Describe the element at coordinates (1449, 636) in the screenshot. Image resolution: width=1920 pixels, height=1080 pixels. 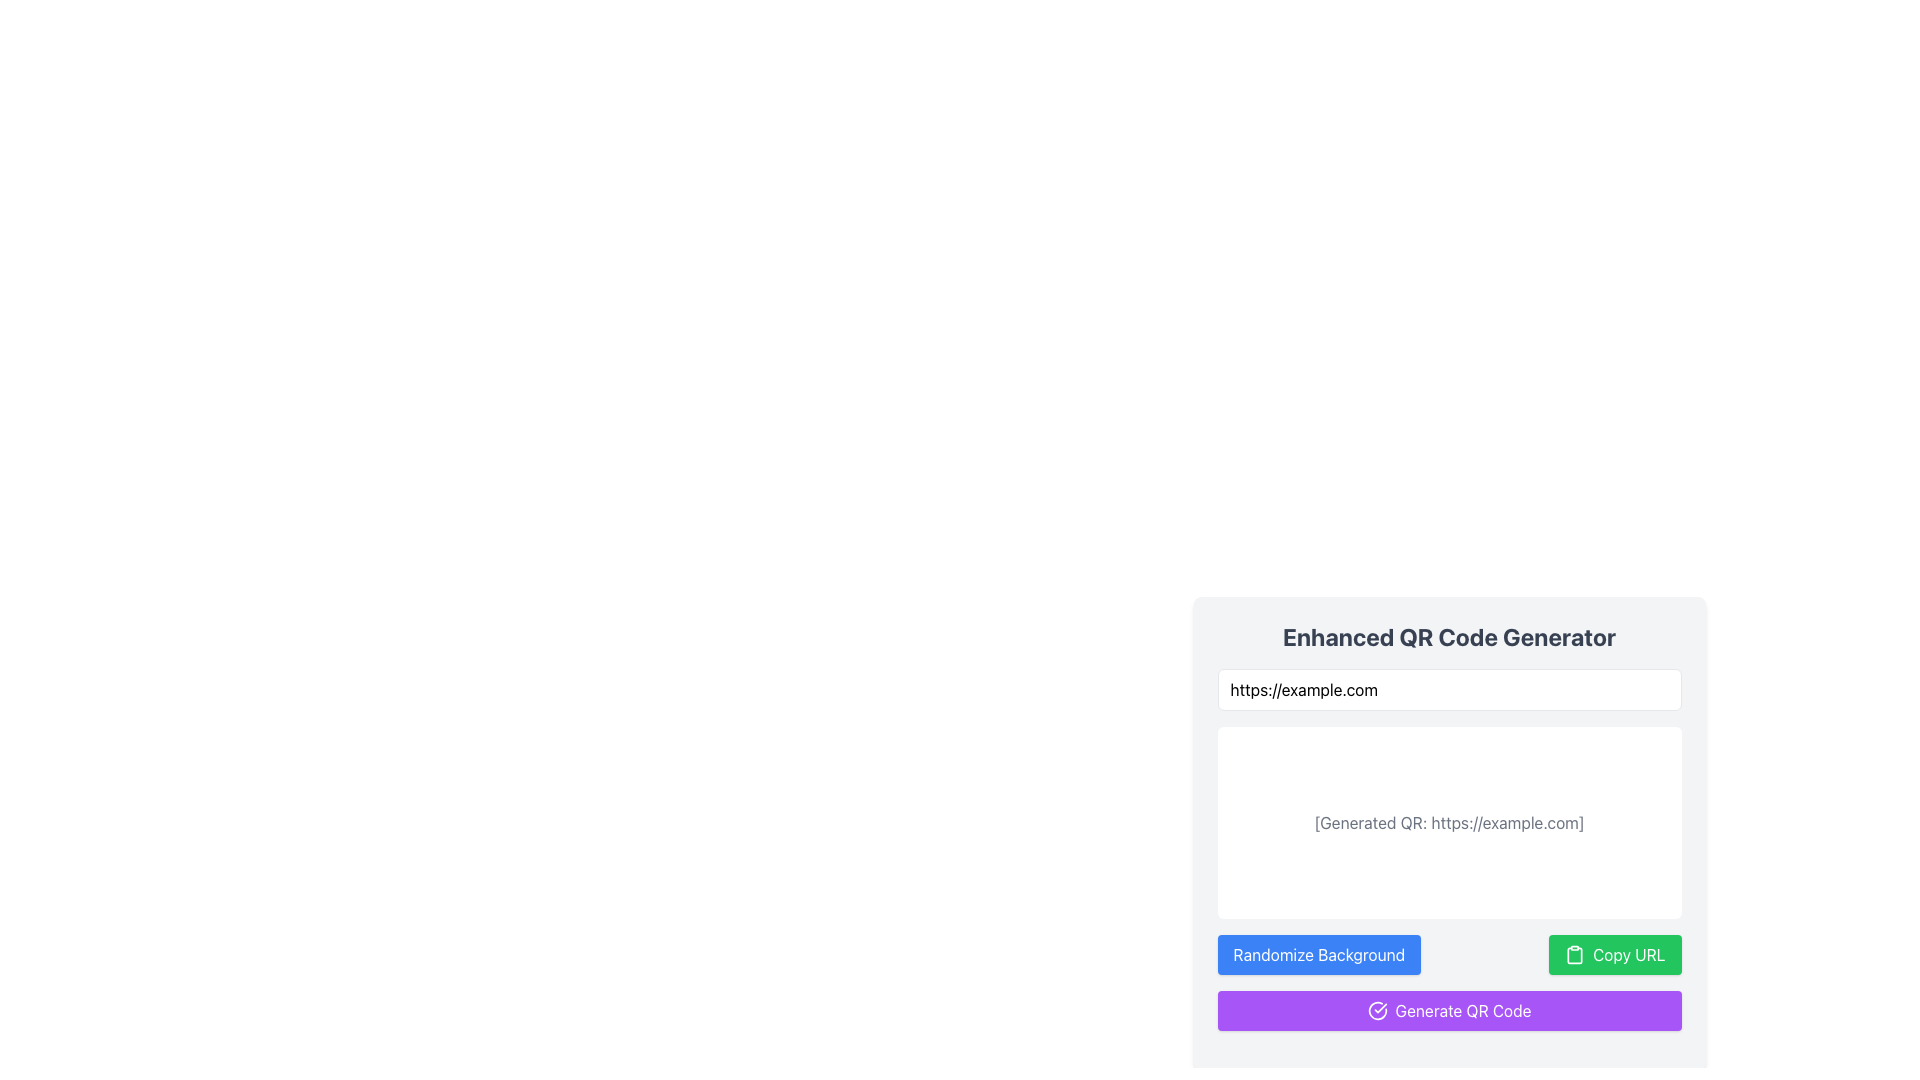
I see `the text header element labeled 'Enhanced QR Code Generator', which is styled prominently at the top of the QR code generator section` at that location.